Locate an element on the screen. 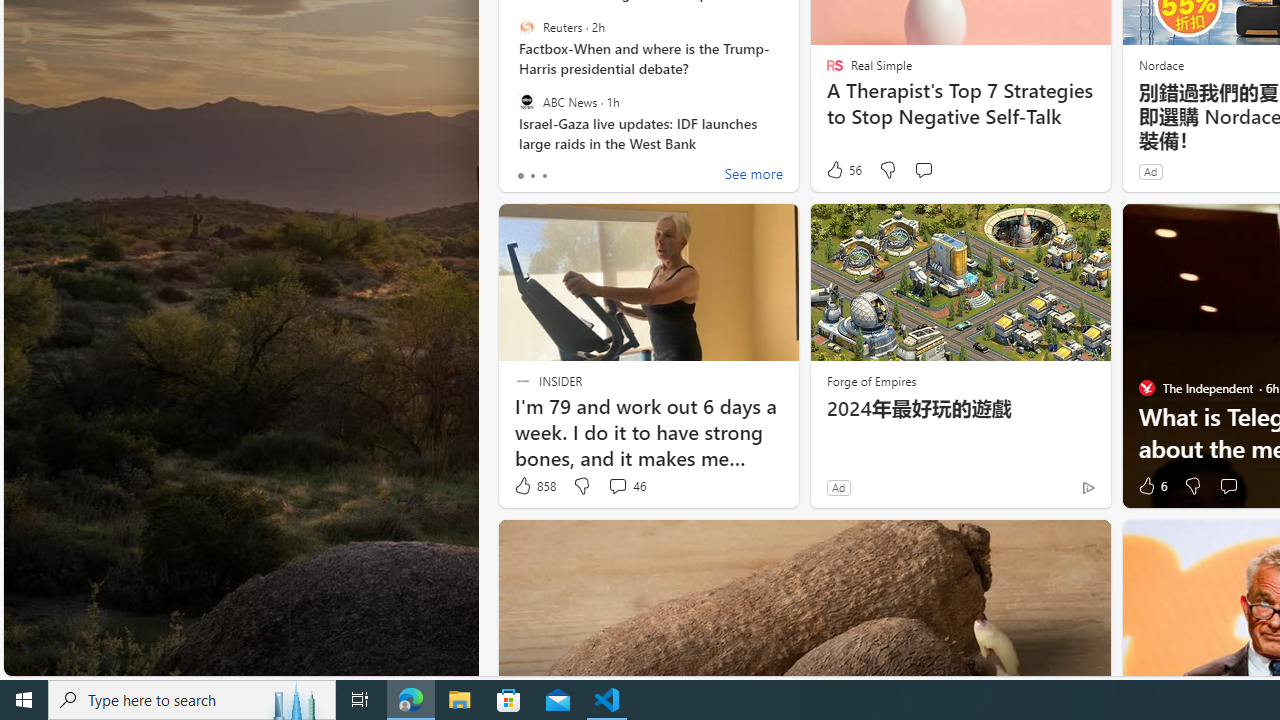 The height and width of the screenshot is (720, 1280). 'Start the conversation' is located at coordinates (1227, 486).